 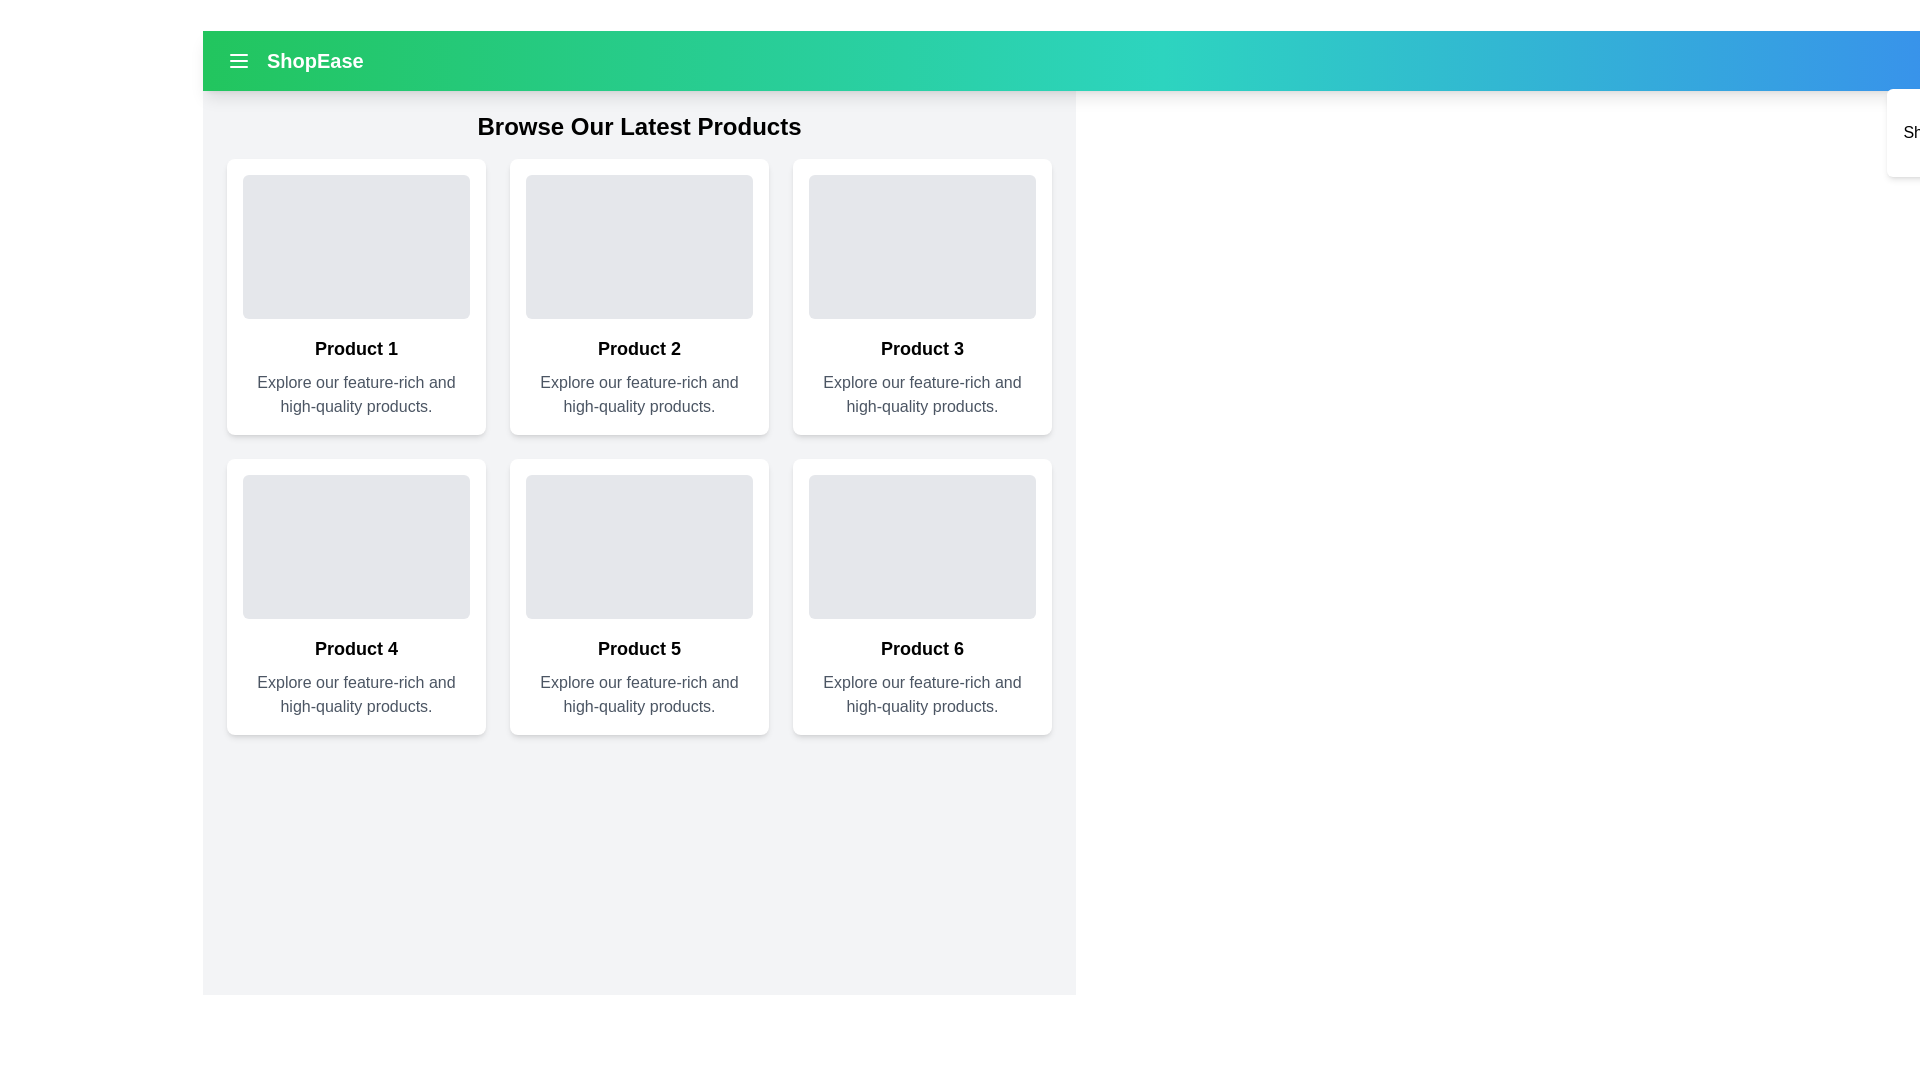 I want to click on the descriptive text for the 'Product 2' card, located at the bottom of the card in the middle of a 3x2 grid layout, so click(x=638, y=394).